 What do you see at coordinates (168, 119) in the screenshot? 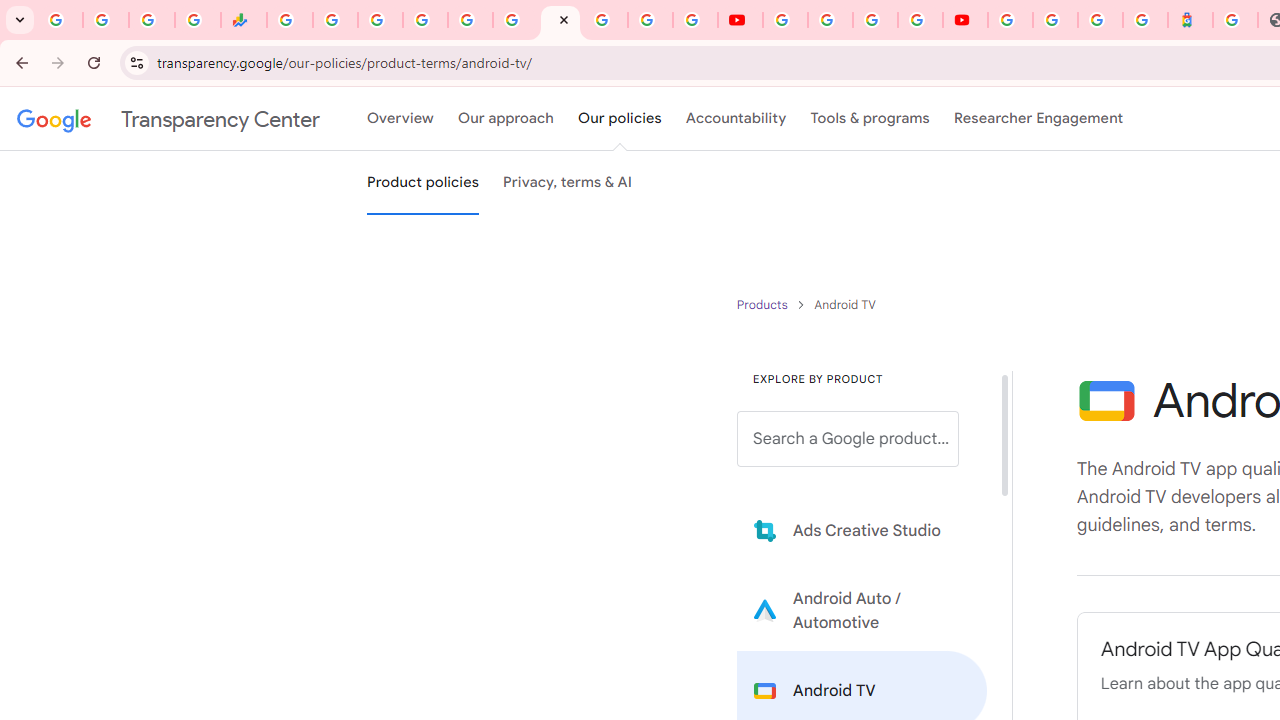
I see `'Transparency Center'` at bounding box center [168, 119].